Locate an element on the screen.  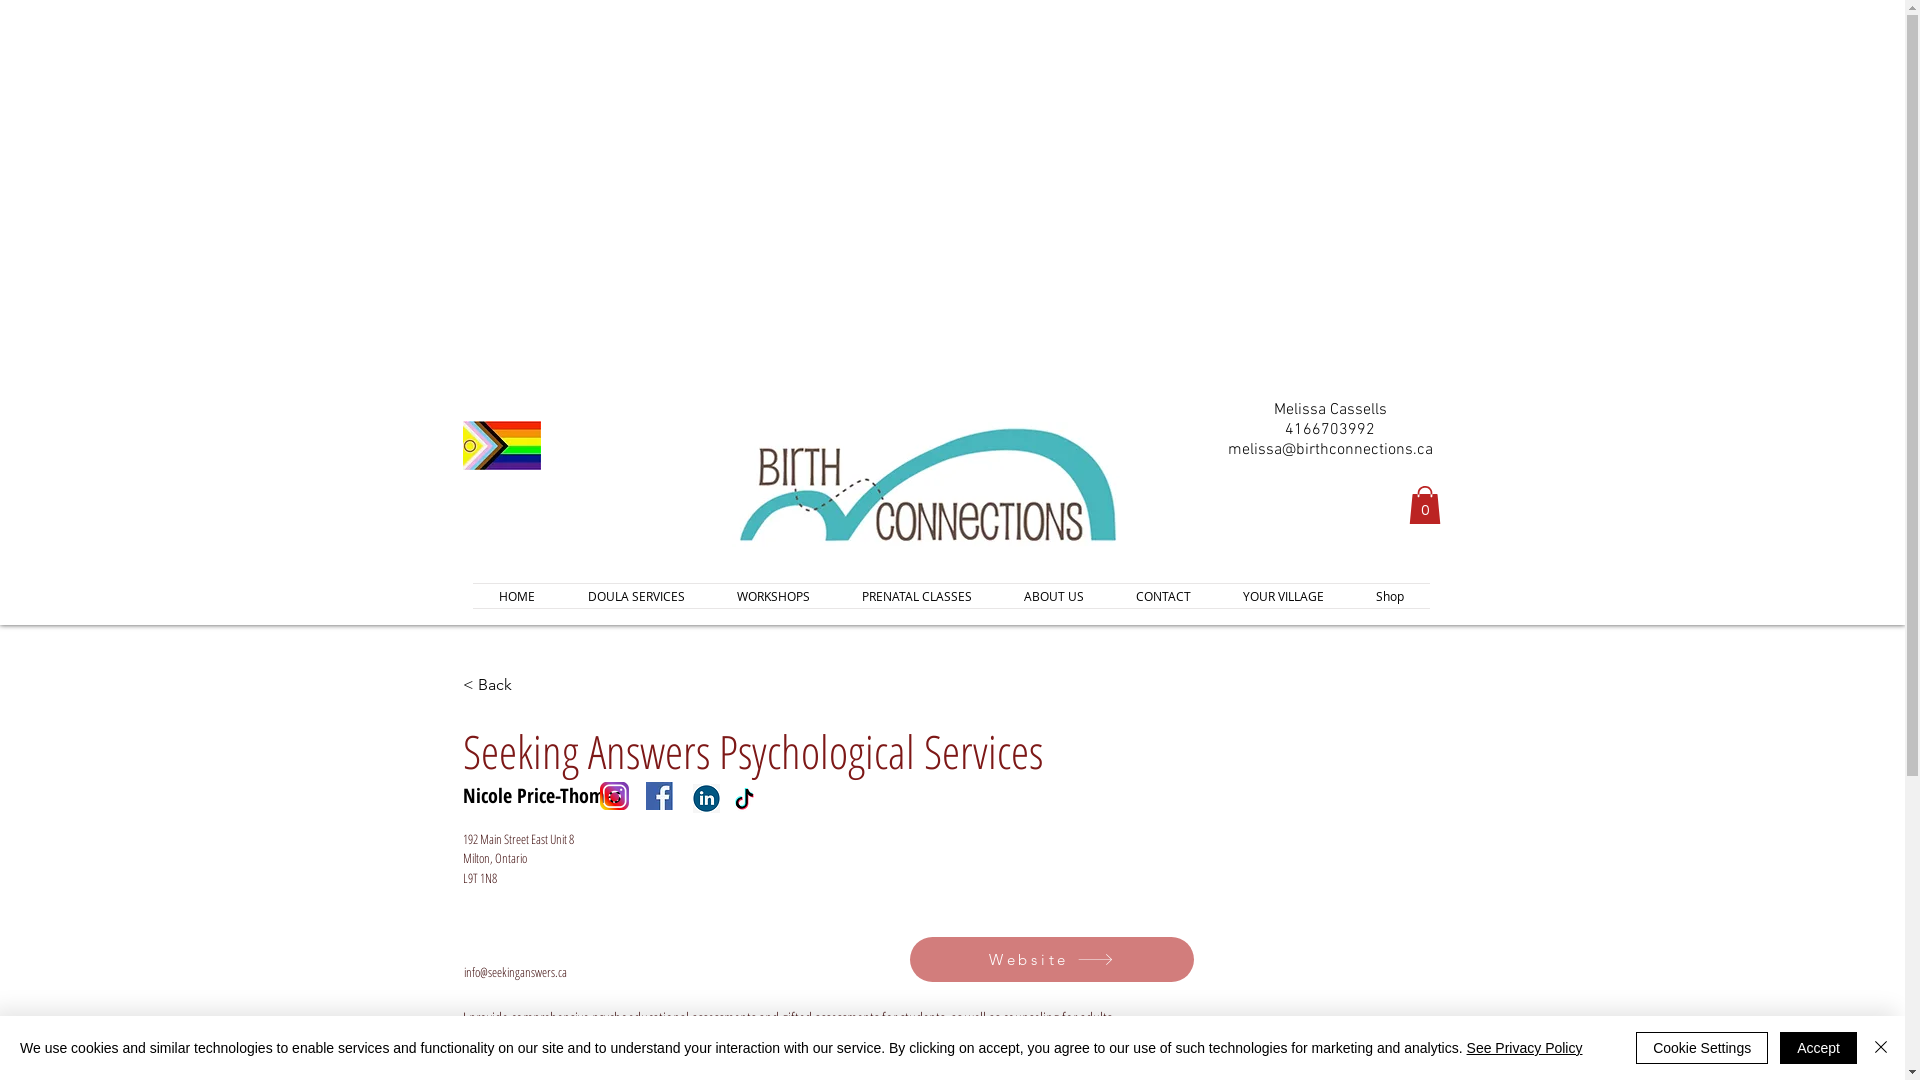
'PRENATAL CLASSES' is located at coordinates (915, 595).